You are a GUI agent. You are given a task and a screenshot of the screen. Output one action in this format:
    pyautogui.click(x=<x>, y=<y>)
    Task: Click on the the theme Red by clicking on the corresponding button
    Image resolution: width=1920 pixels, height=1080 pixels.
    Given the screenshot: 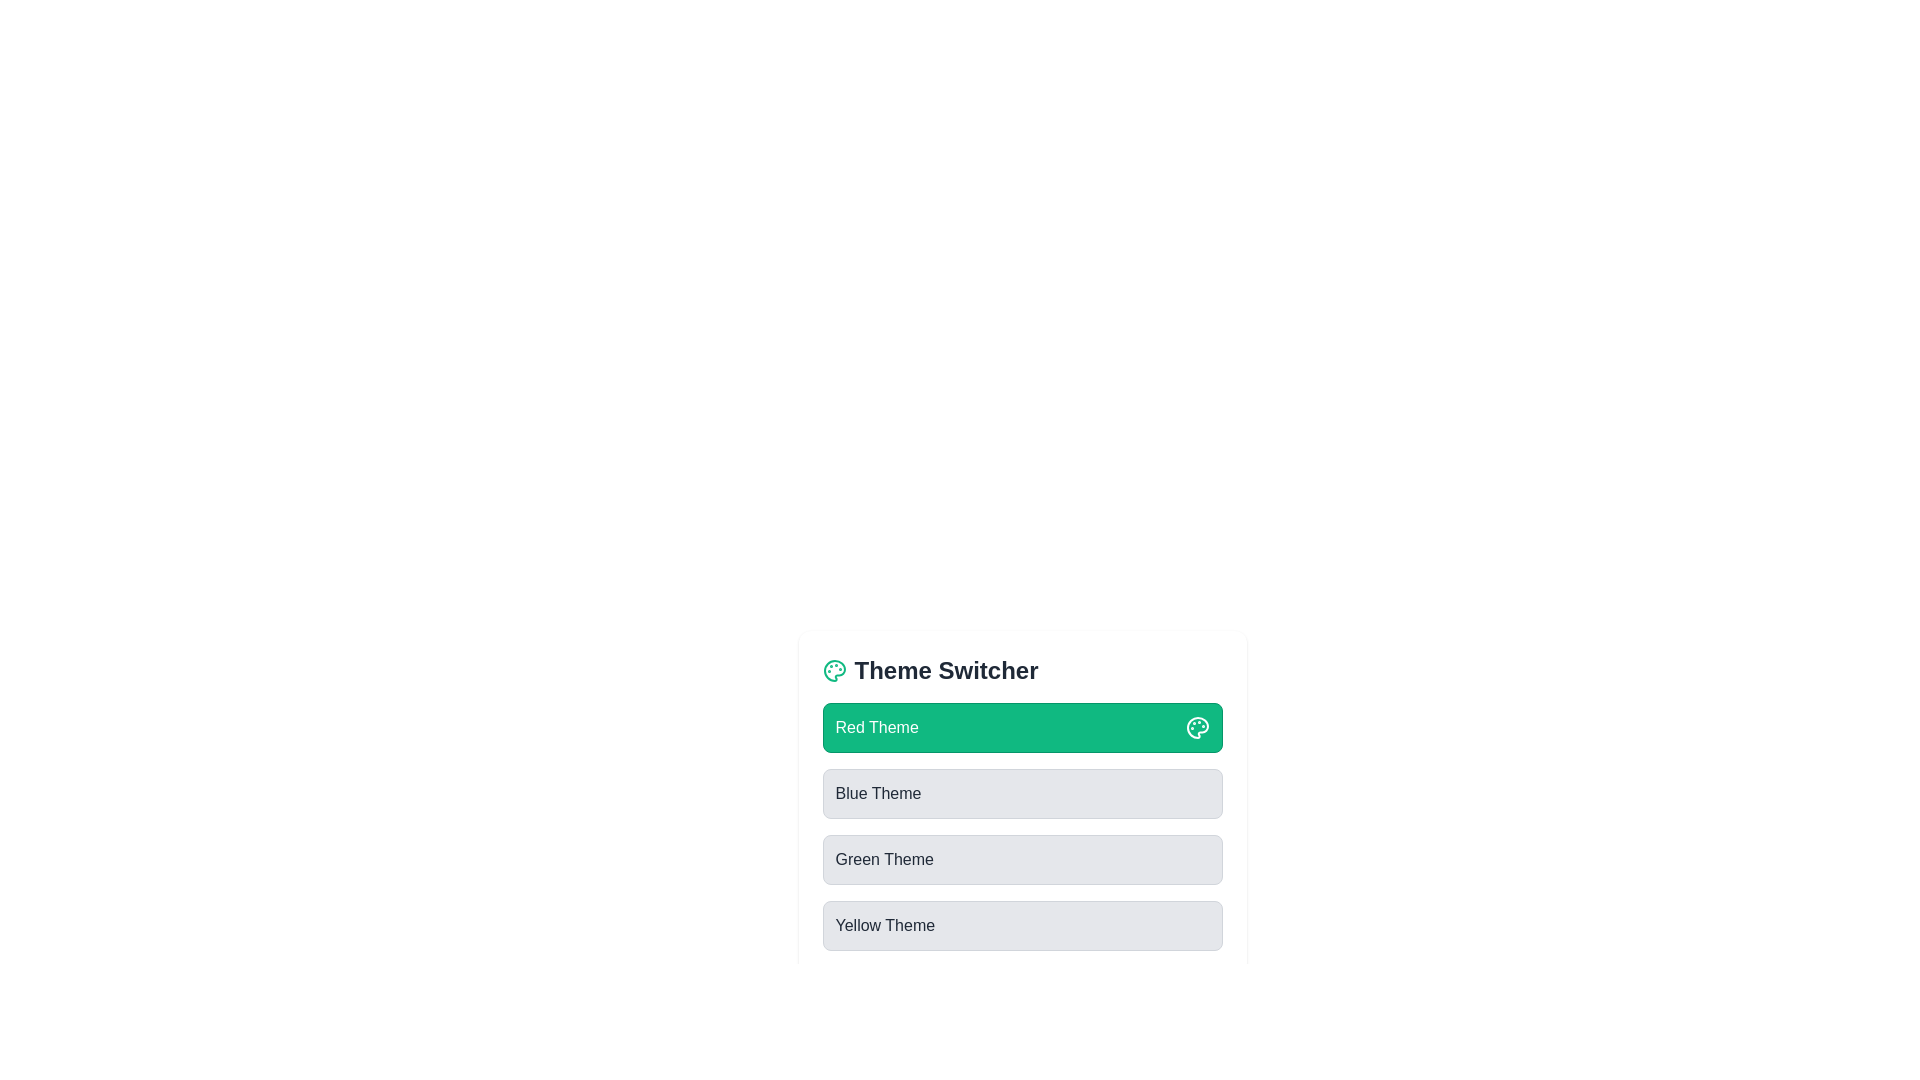 What is the action you would take?
    pyautogui.click(x=1022, y=728)
    